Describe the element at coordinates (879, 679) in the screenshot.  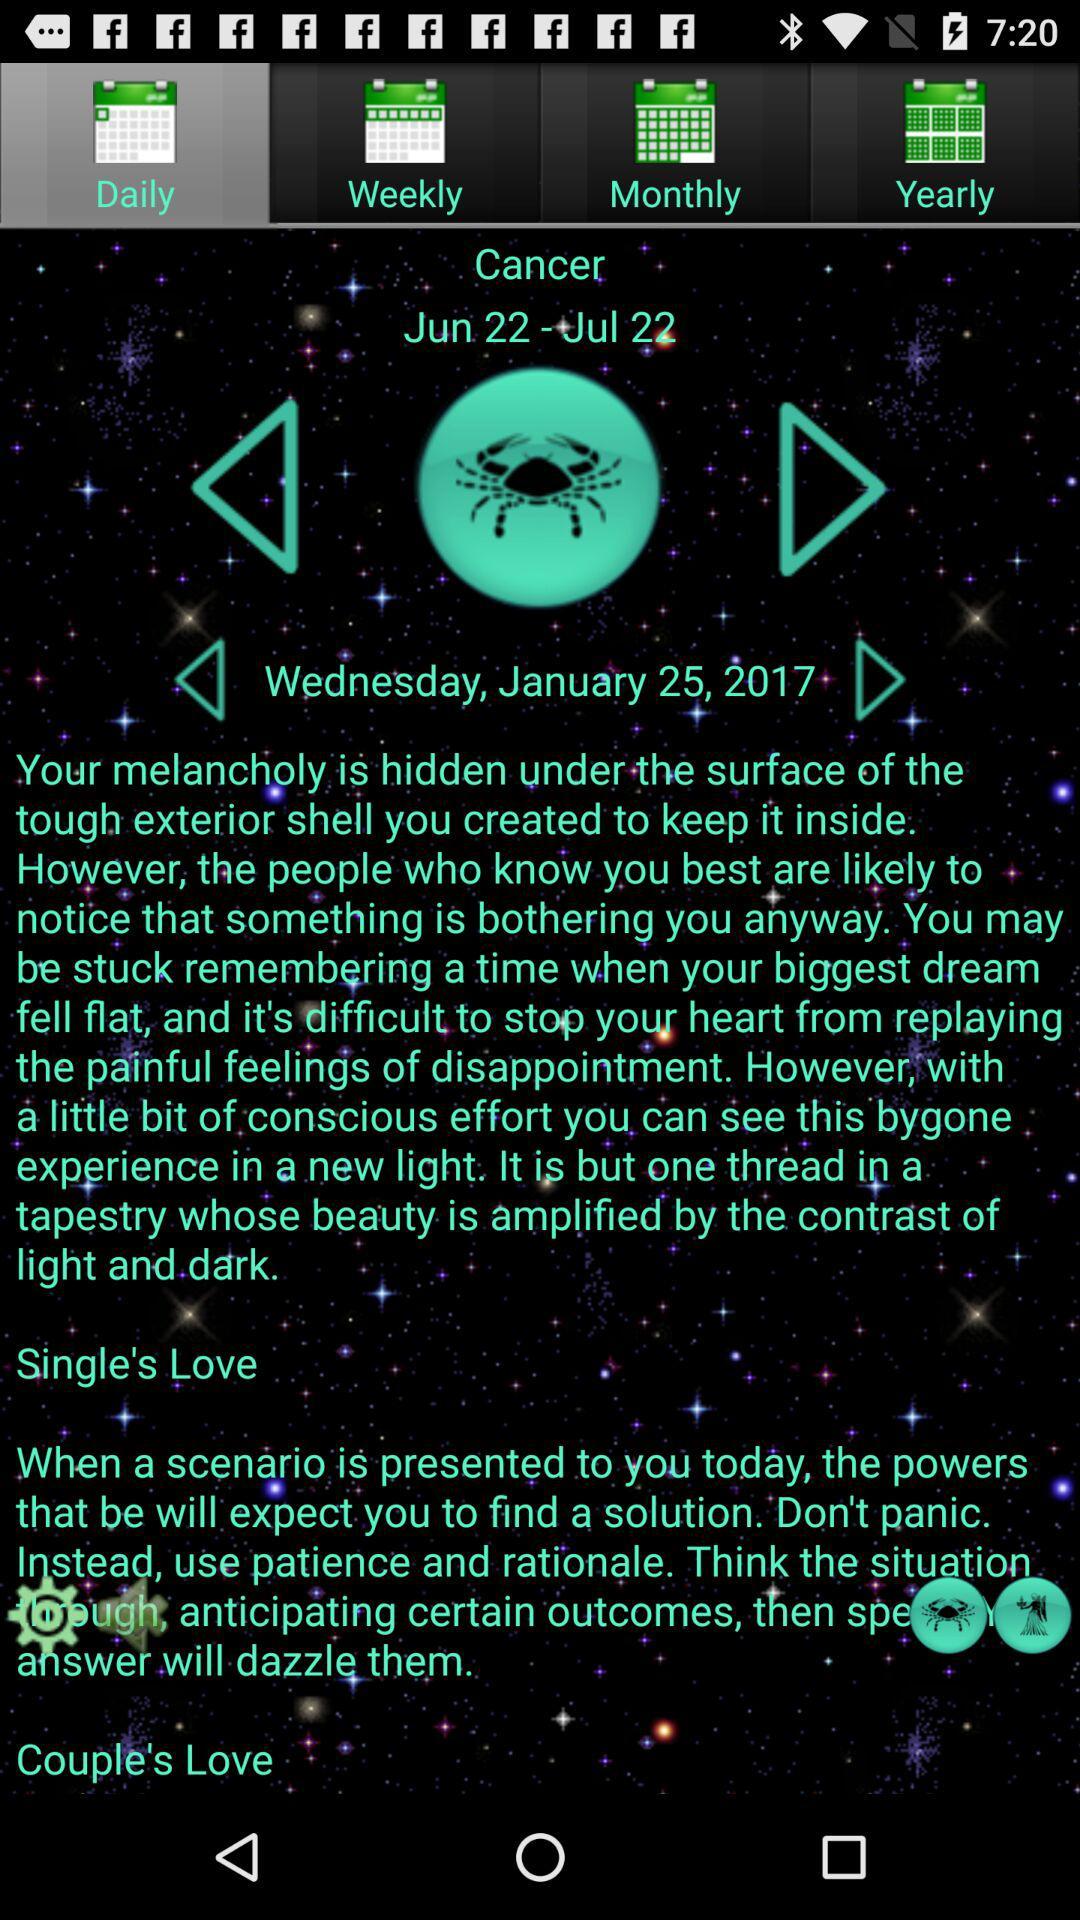
I see `next day` at that location.